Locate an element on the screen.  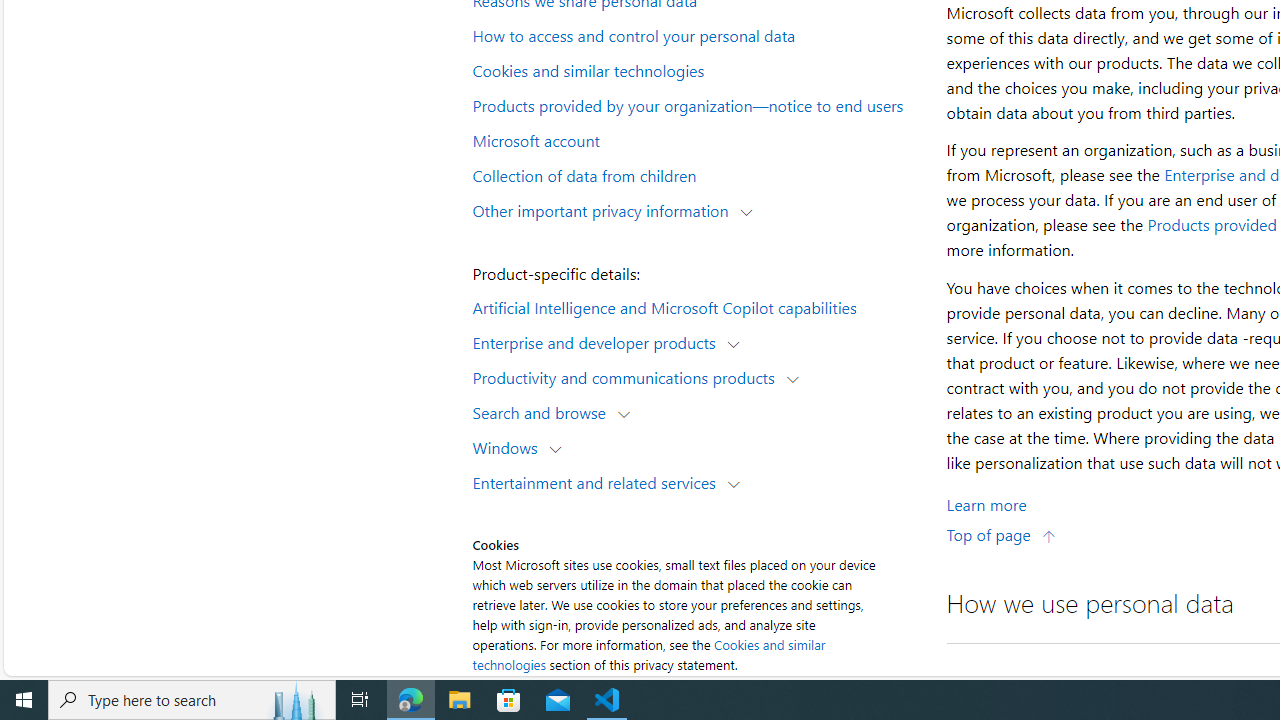
'Top of page' is located at coordinates (1001, 533).